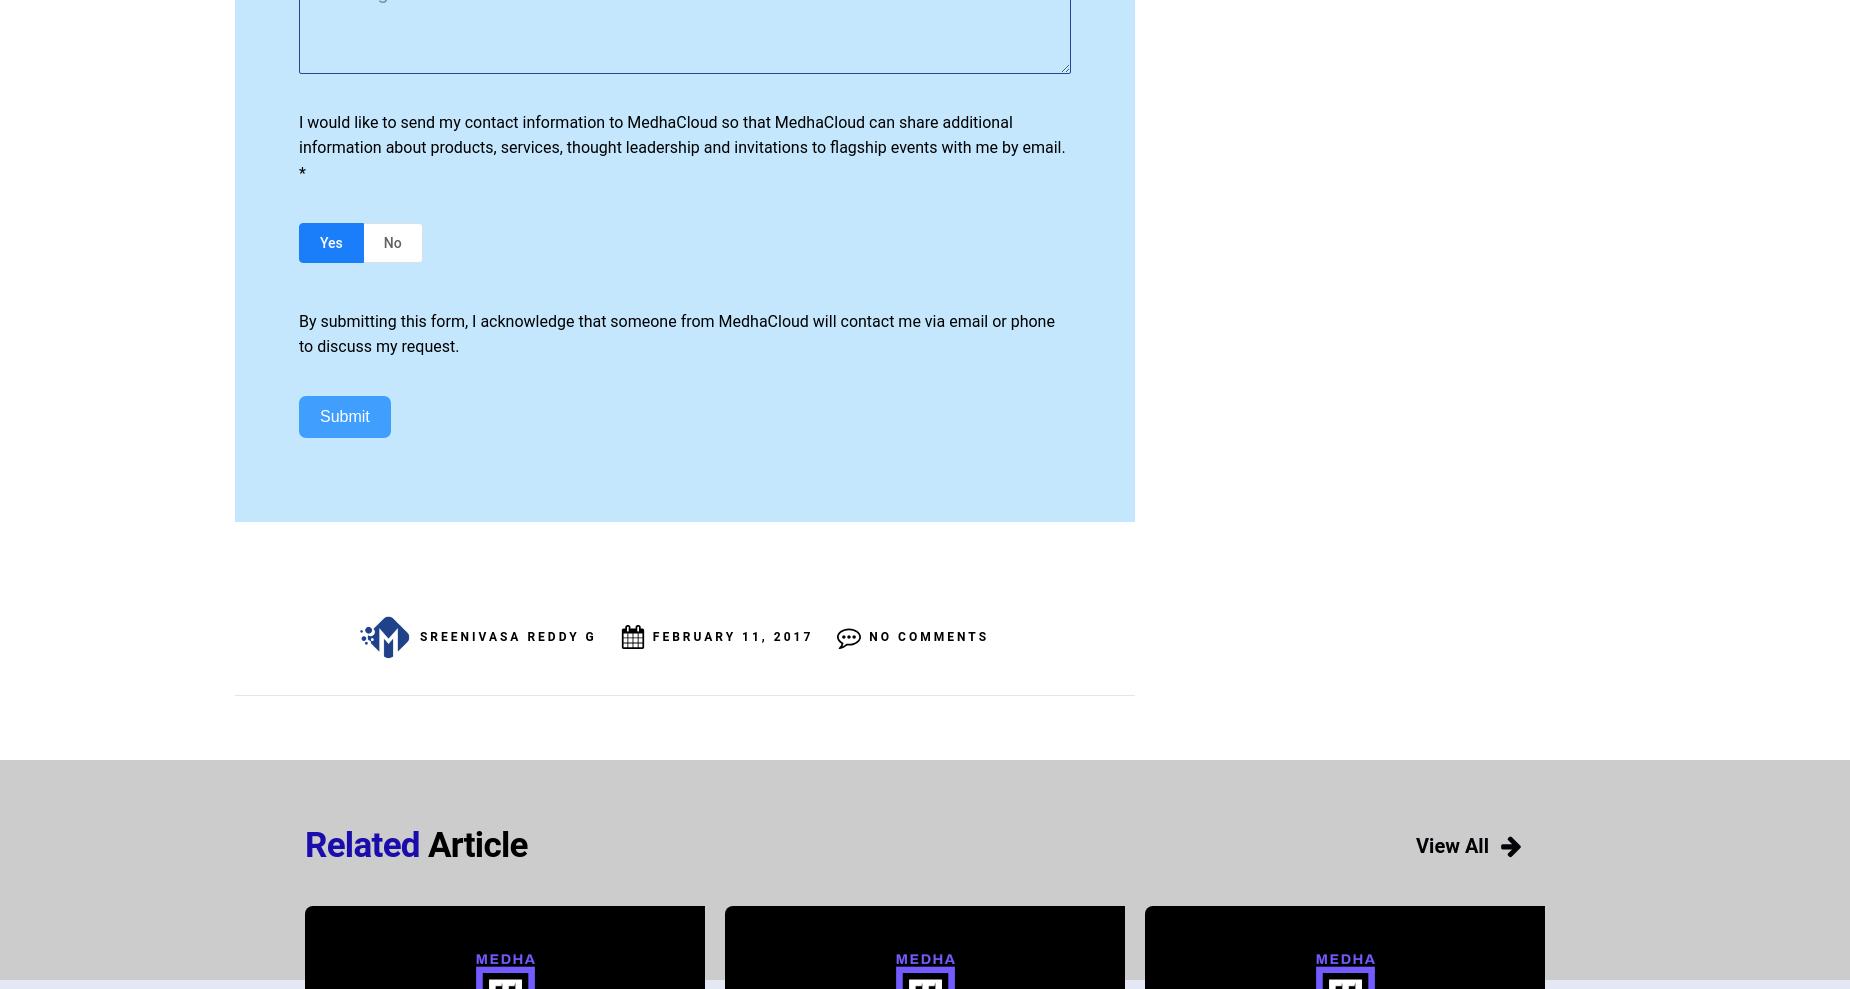 The width and height of the screenshot is (1850, 989). I want to click on 'I would like to send my contact information to MedhaCloud so that MedhaCloud can share additional information about products, services, thought leadership and invitations to flagship events with me by email. *', so click(681, 145).